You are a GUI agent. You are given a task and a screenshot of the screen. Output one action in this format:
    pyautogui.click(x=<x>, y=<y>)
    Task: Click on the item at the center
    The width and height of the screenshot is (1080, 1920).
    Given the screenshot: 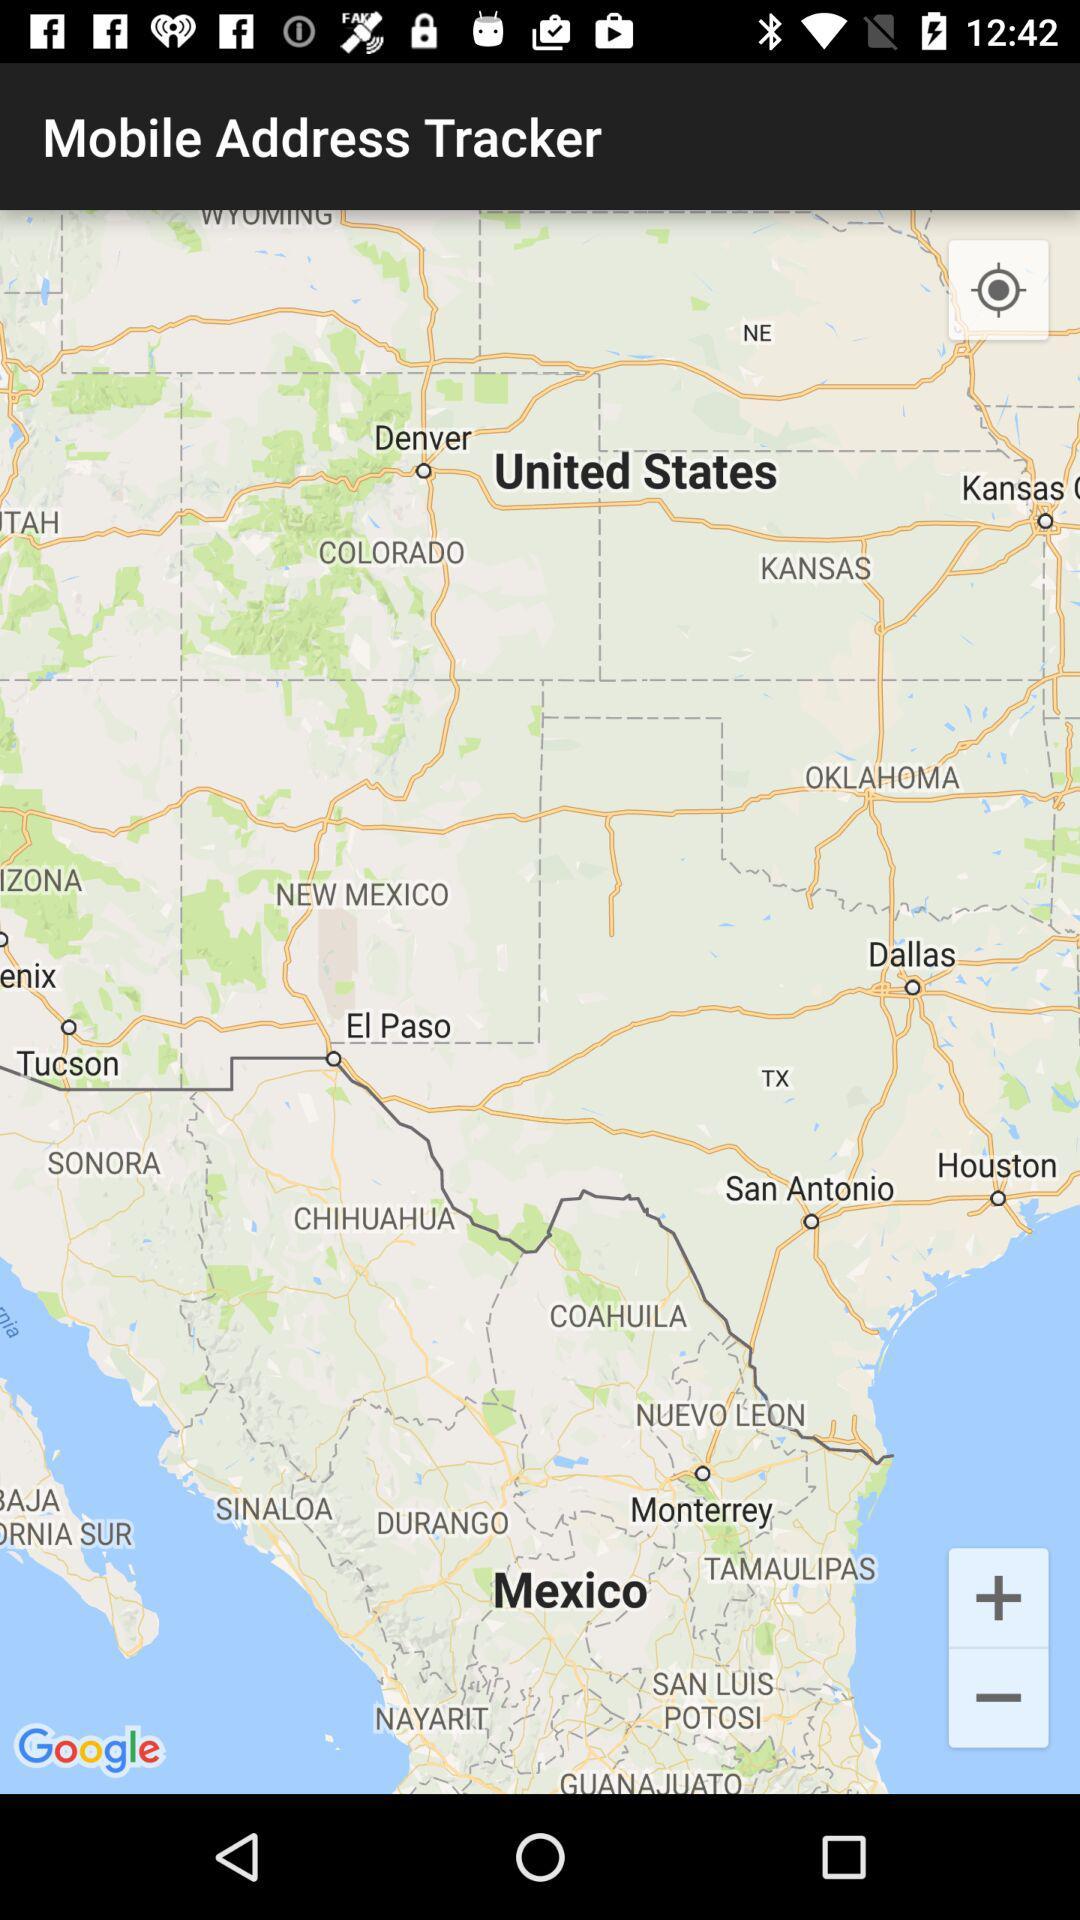 What is the action you would take?
    pyautogui.click(x=540, y=1002)
    